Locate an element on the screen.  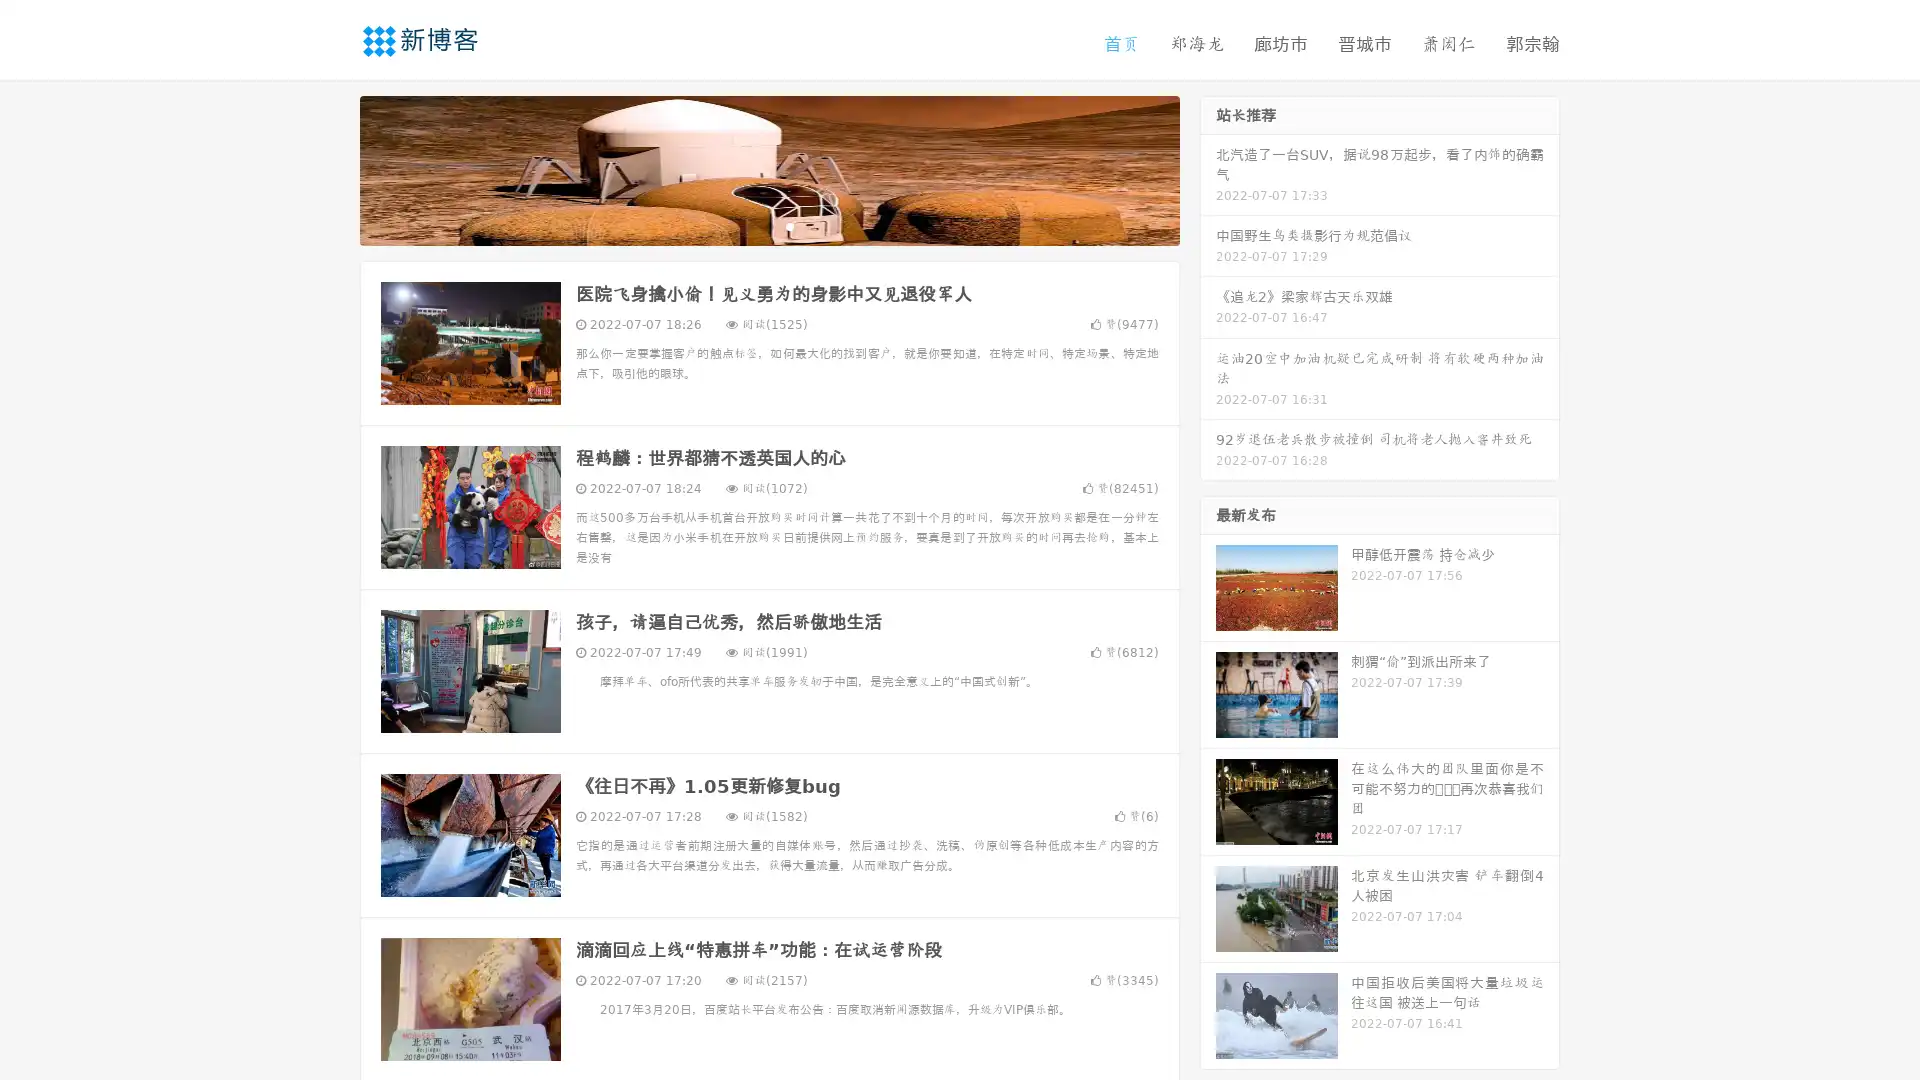
Go to slide 3 is located at coordinates (789, 225).